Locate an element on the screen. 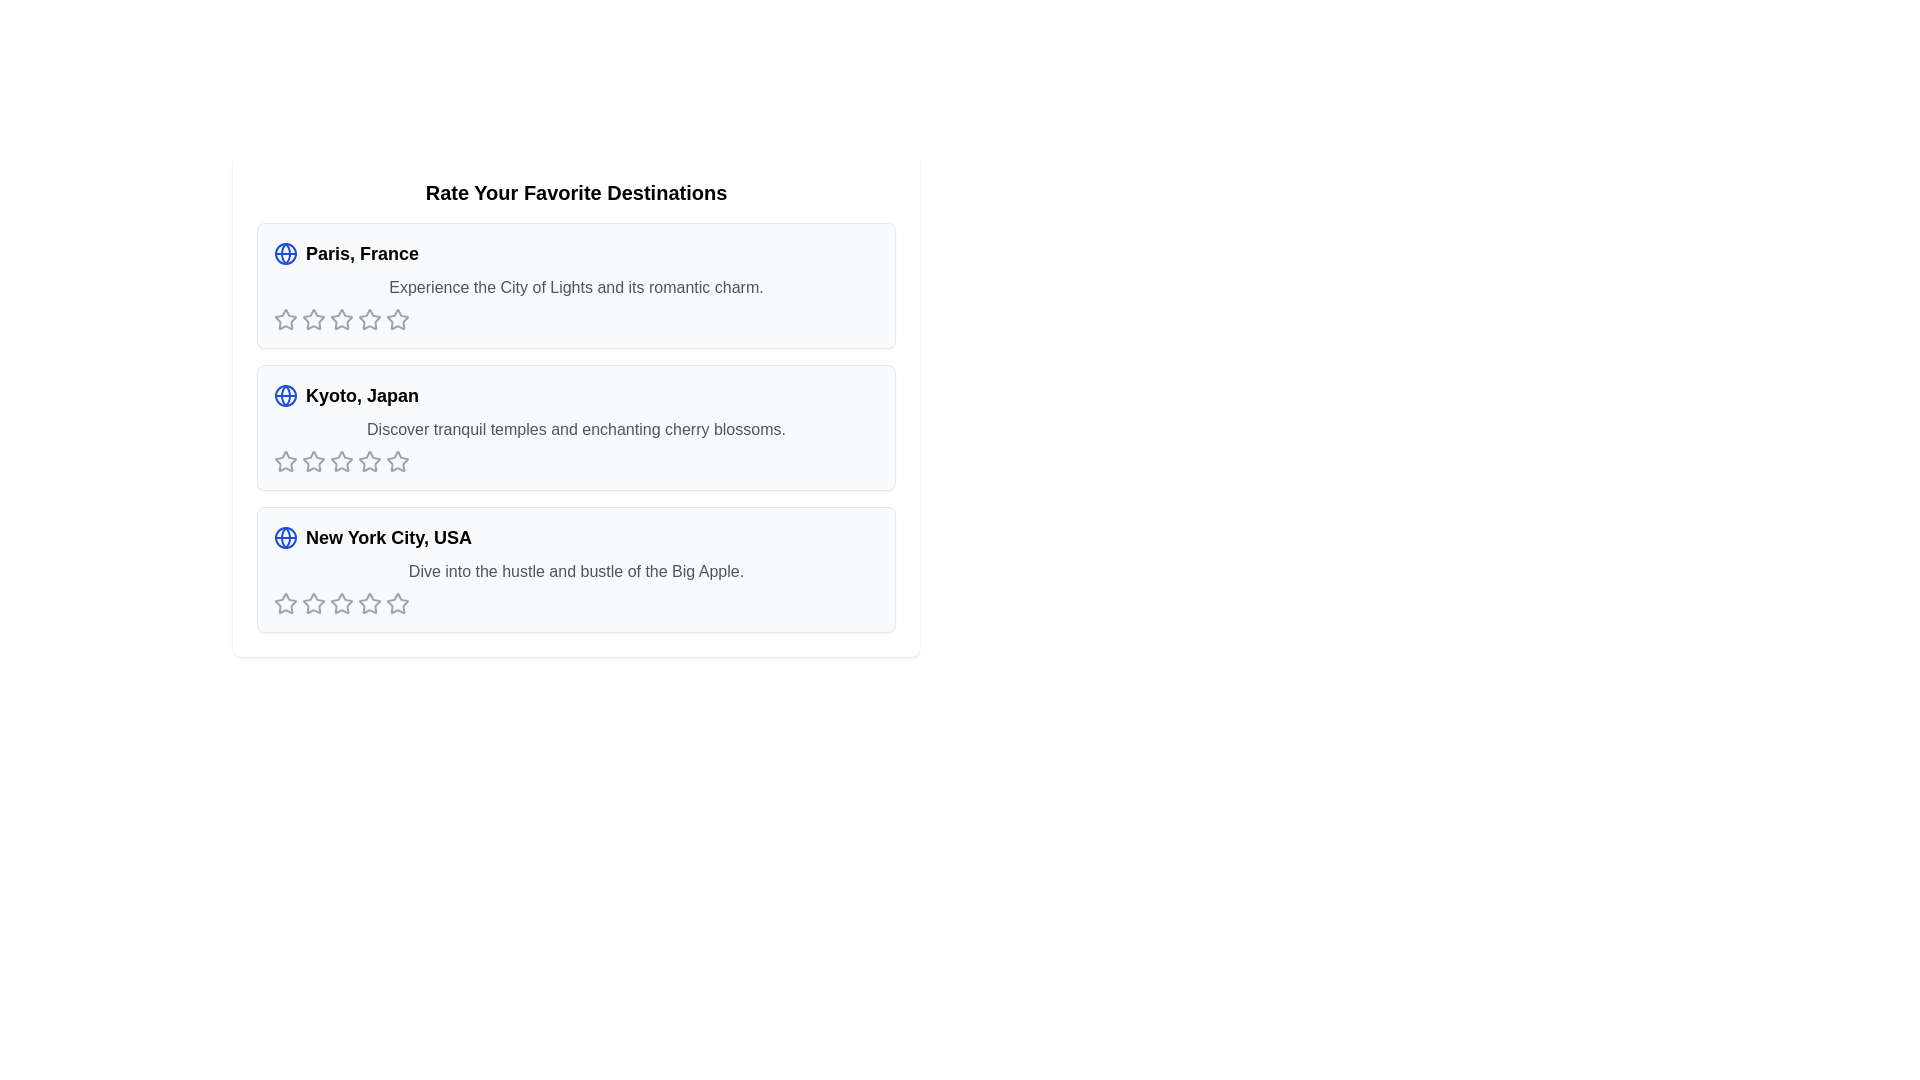  the decorative circular UI component that is part of the SVG globe icon, located to the left of the 'Paris, France' text label is located at coordinates (285, 253).